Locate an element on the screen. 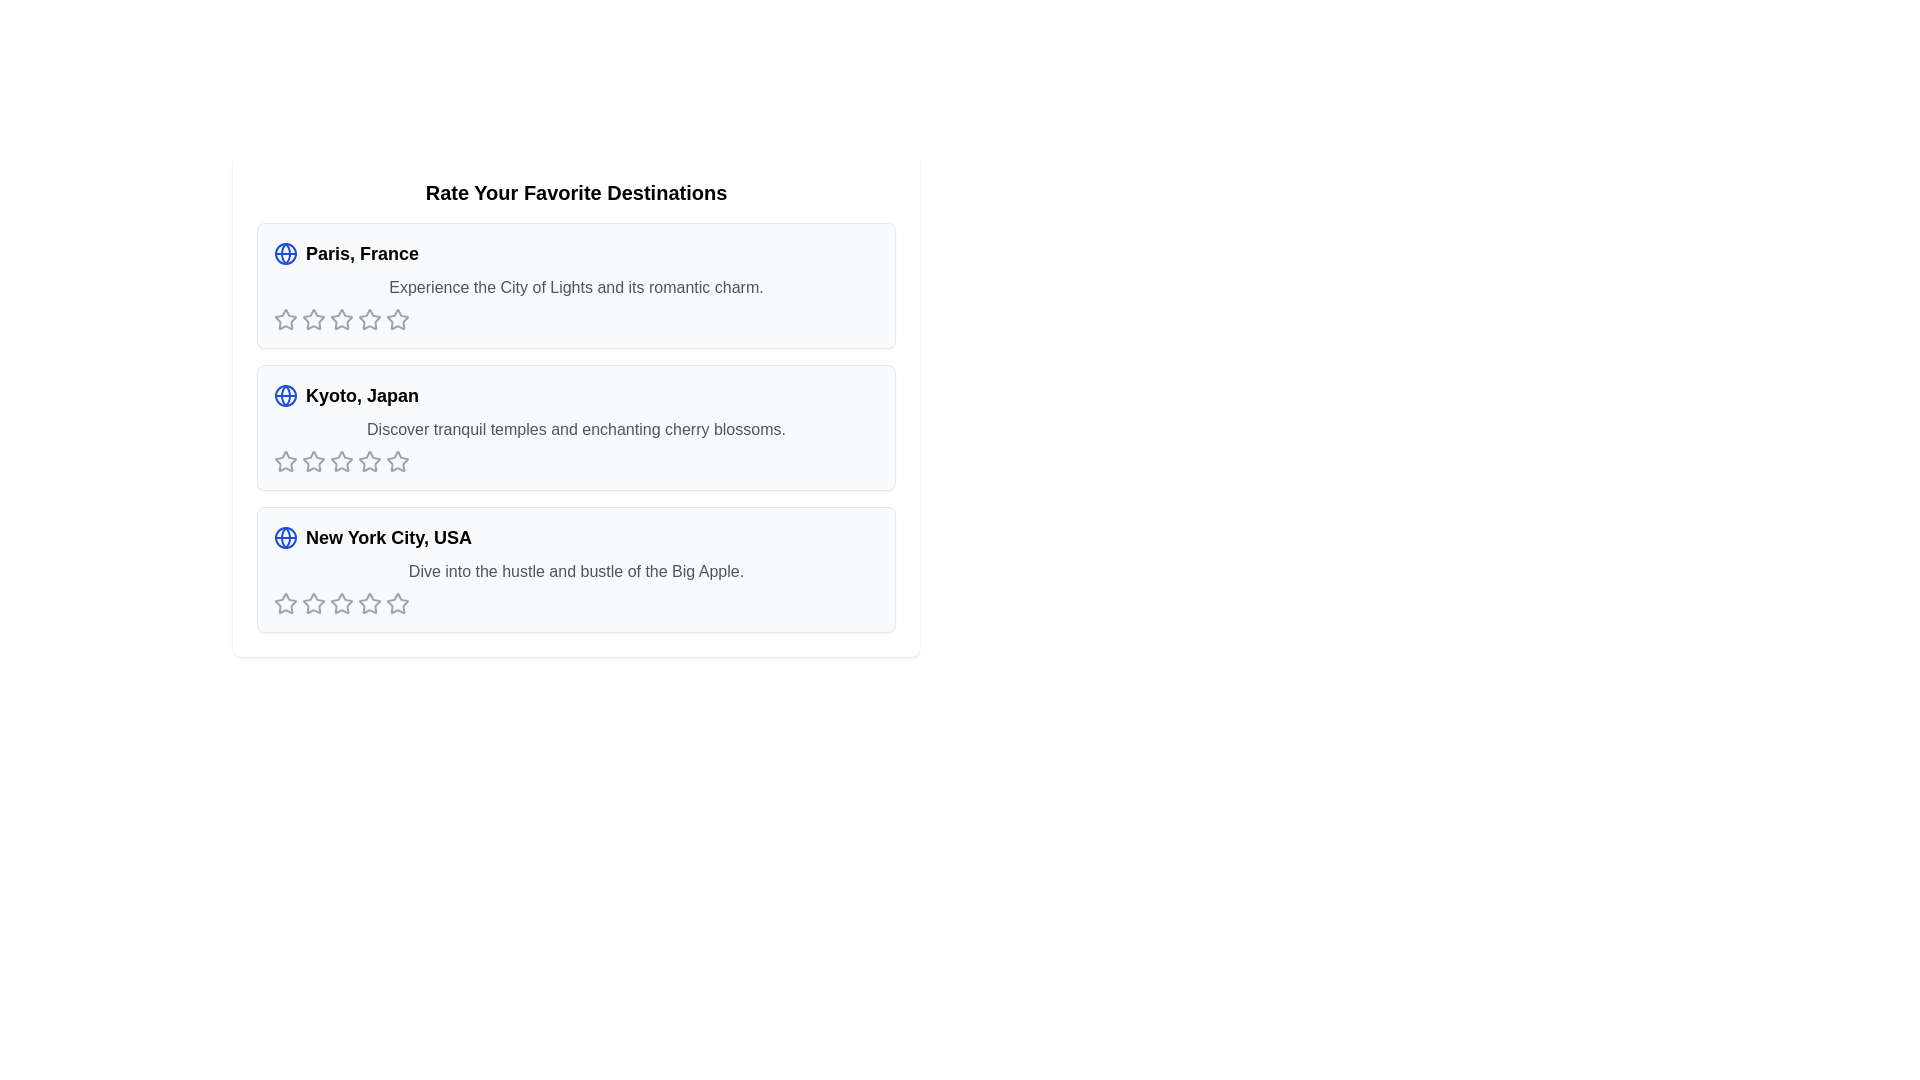  the decorative circular UI component that is part of the SVG globe icon, located to the left of the 'Paris, France' text label is located at coordinates (285, 253).